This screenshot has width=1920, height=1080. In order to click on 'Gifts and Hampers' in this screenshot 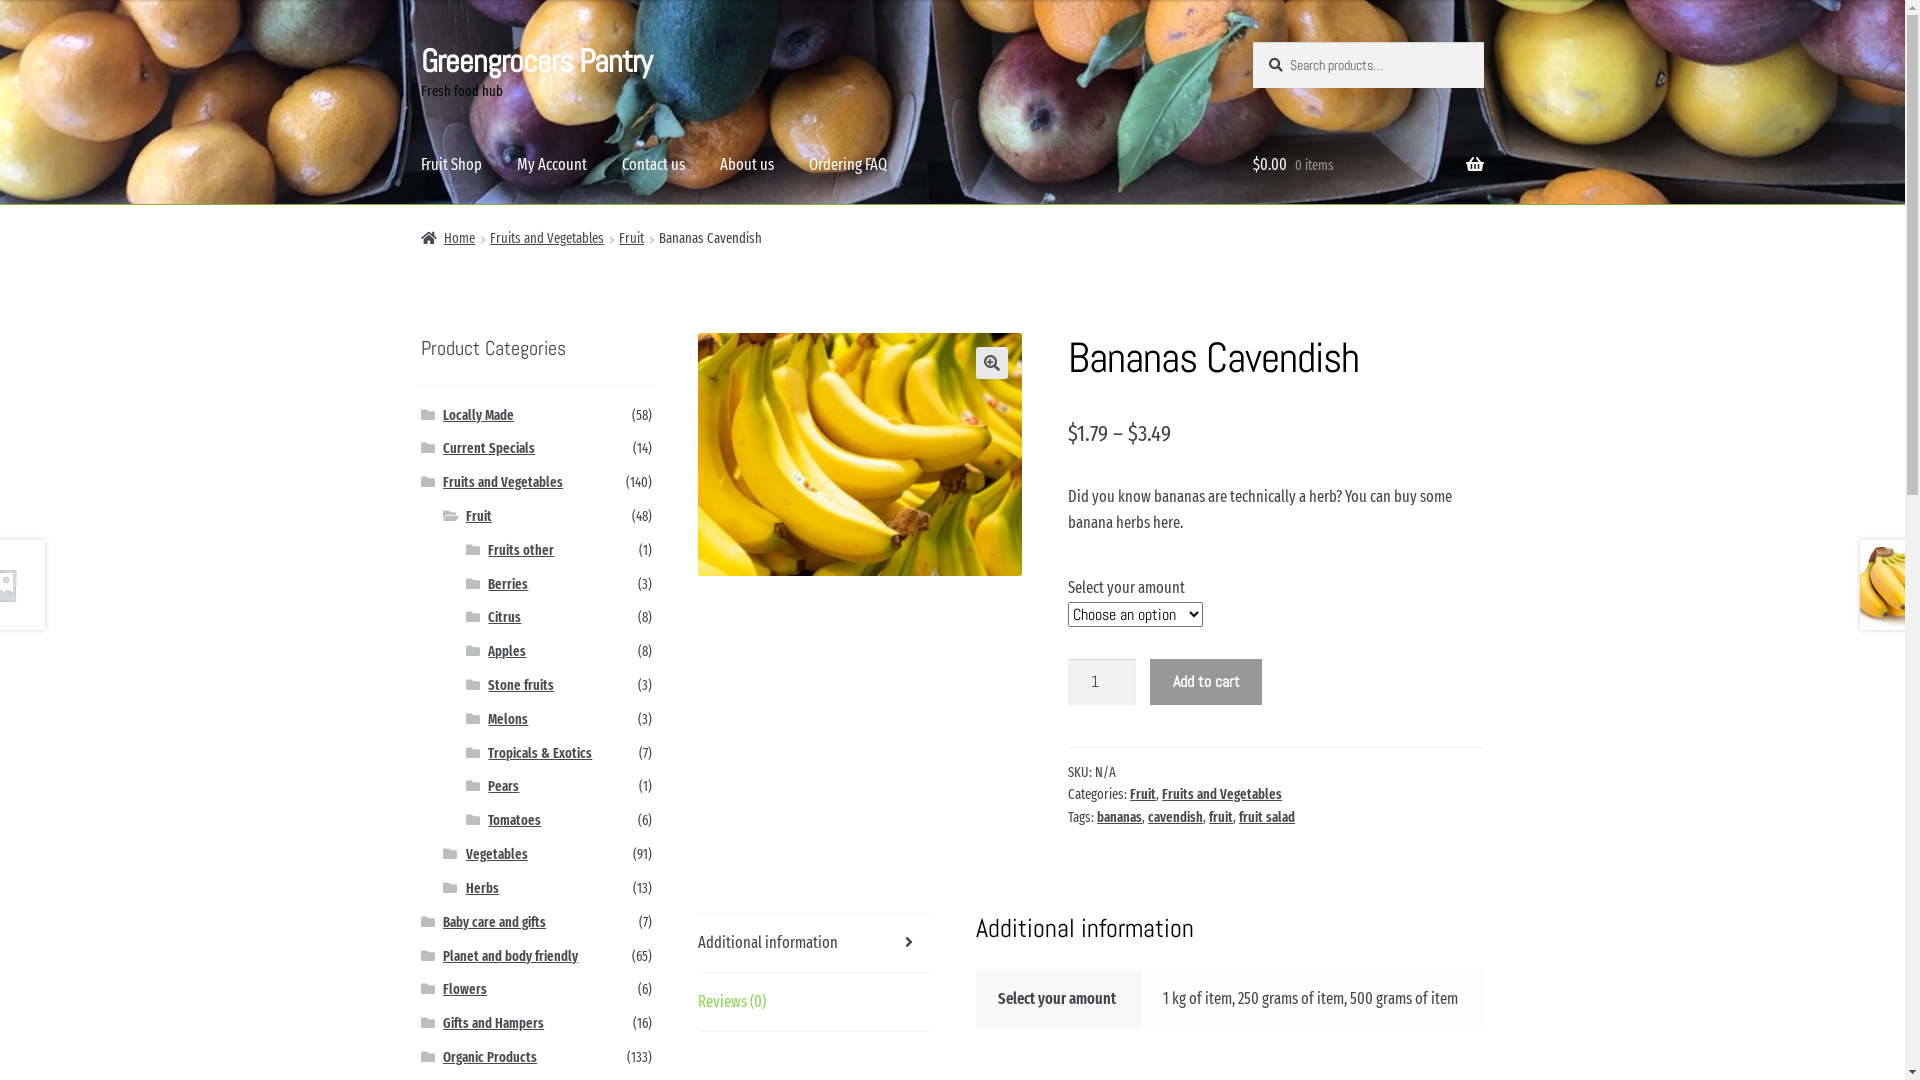, I will do `click(493, 1023)`.